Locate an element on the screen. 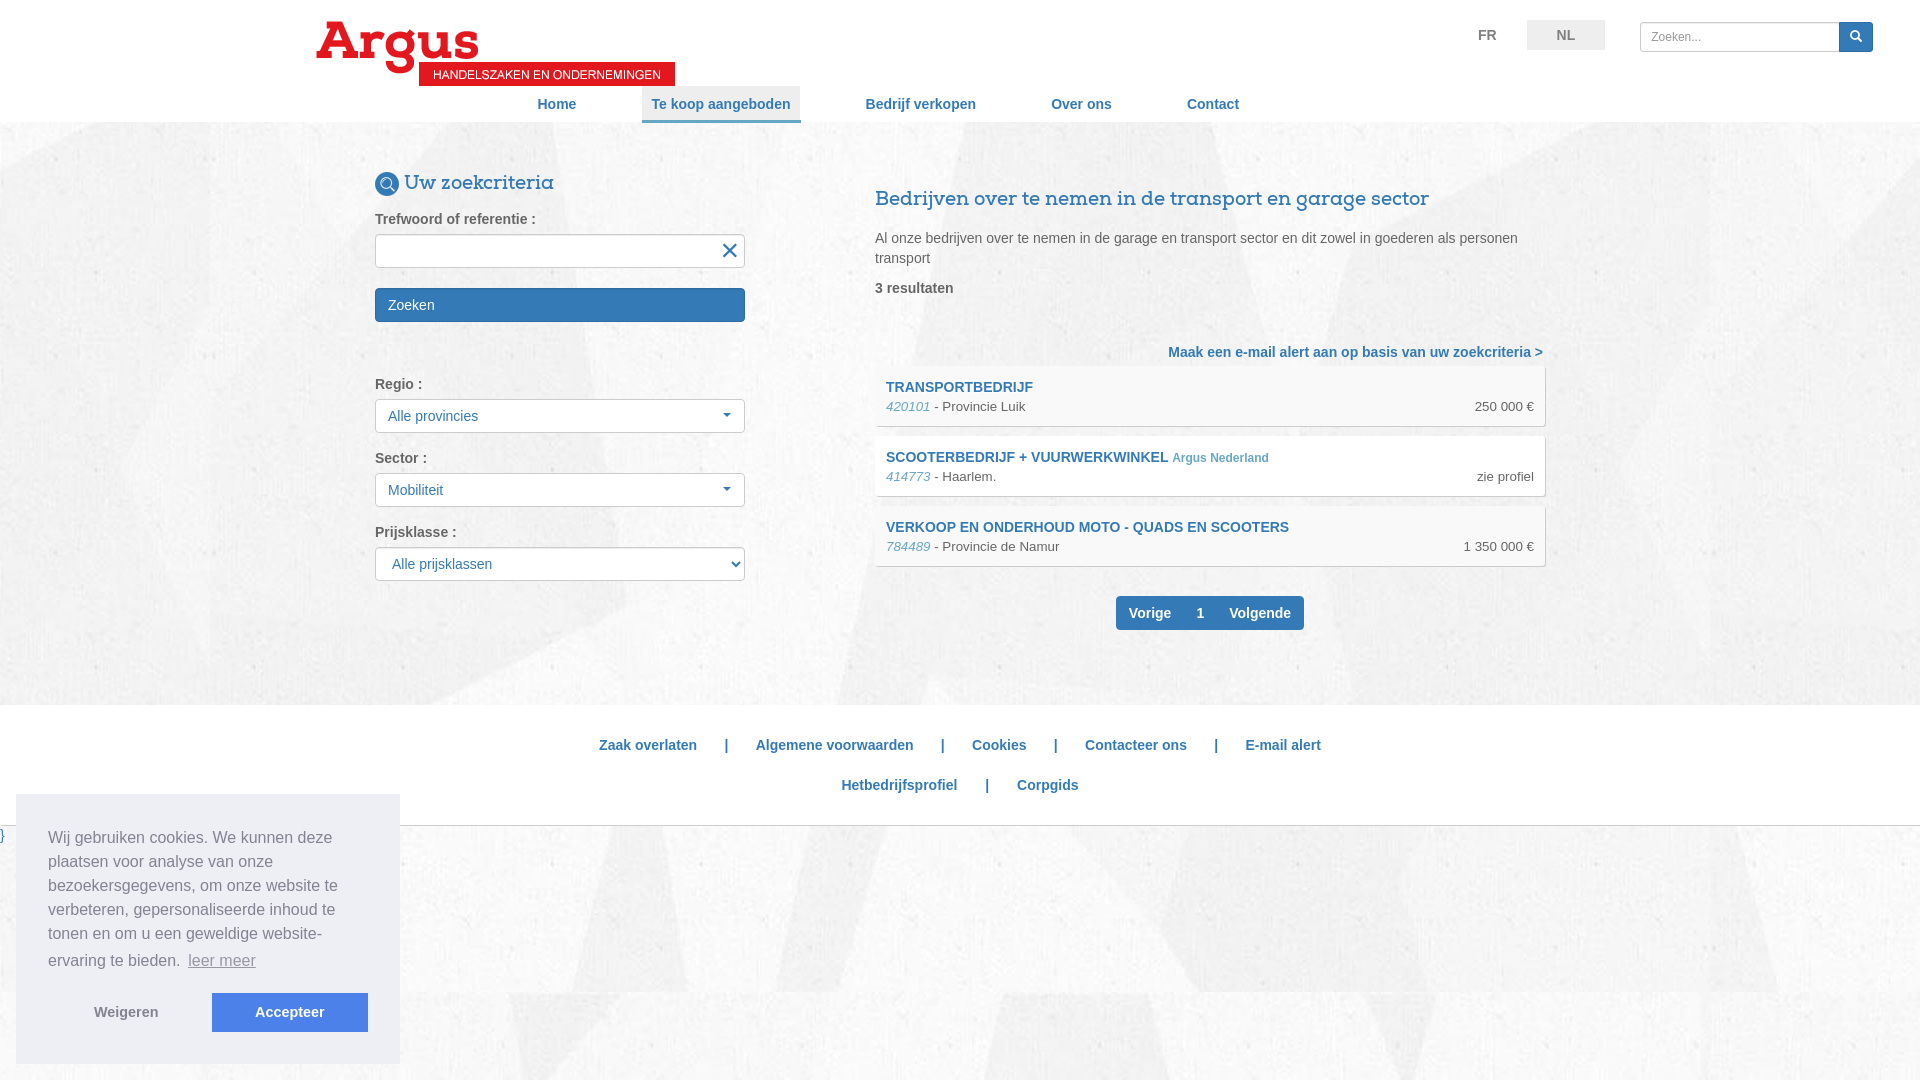 The height and width of the screenshot is (1080, 1920). 'Algemene voorwaarden' is located at coordinates (835, 744).